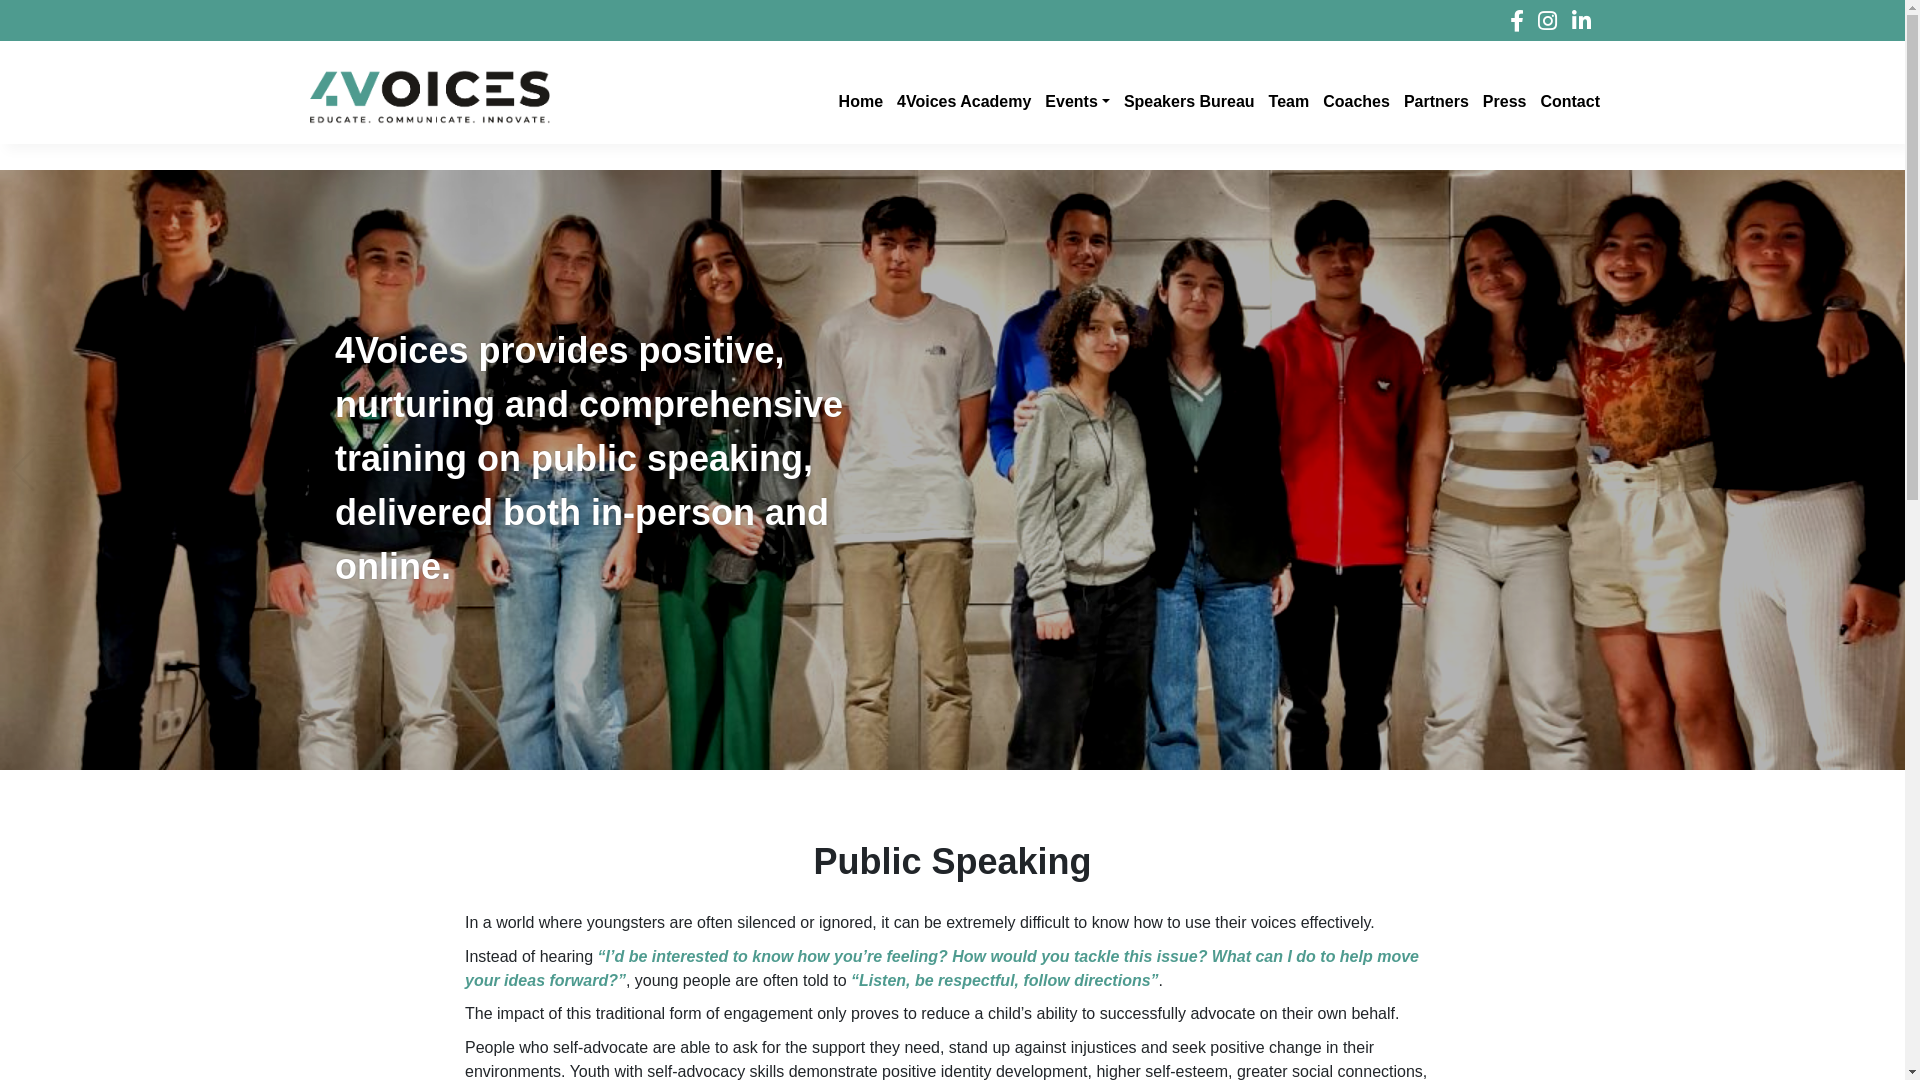 The width and height of the screenshot is (1920, 1080). Describe the element at coordinates (1287, 97) in the screenshot. I see `'Team'` at that location.